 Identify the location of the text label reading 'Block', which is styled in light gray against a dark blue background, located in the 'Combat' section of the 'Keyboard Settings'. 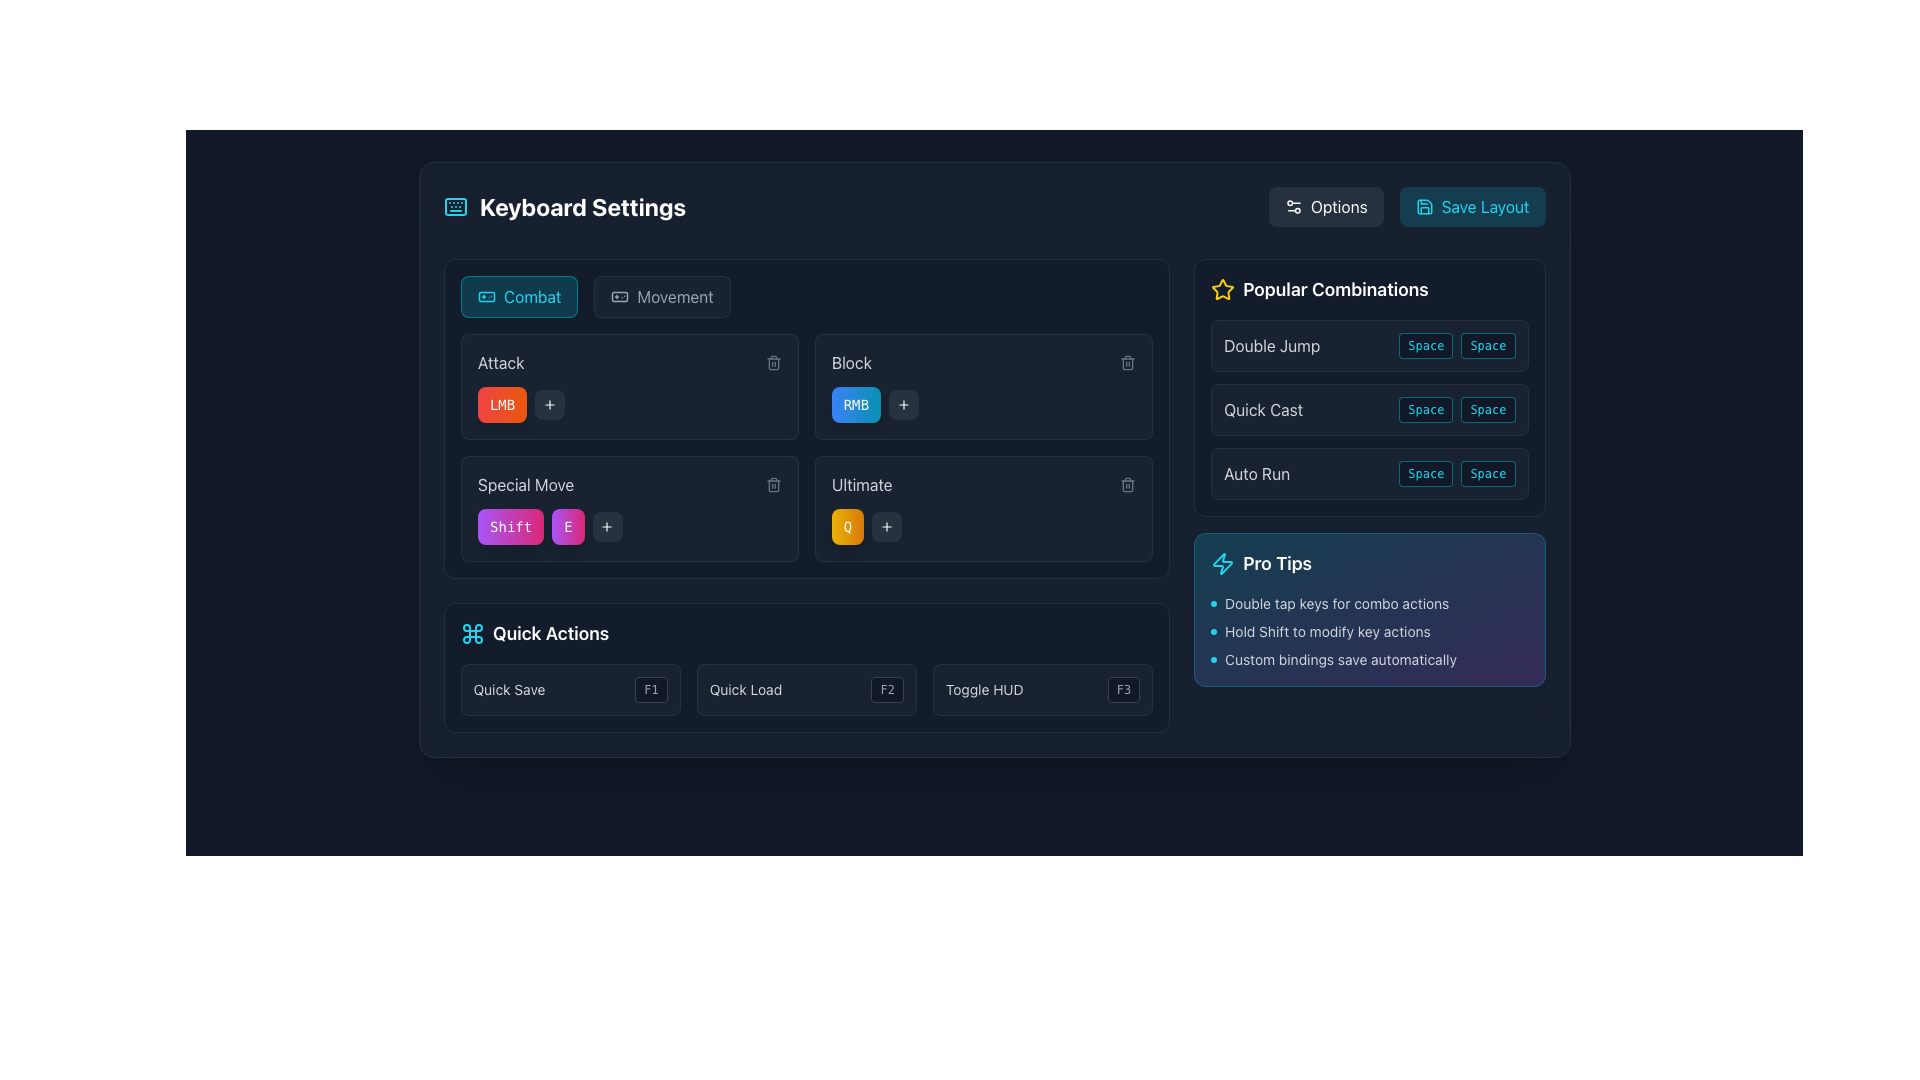
(851, 362).